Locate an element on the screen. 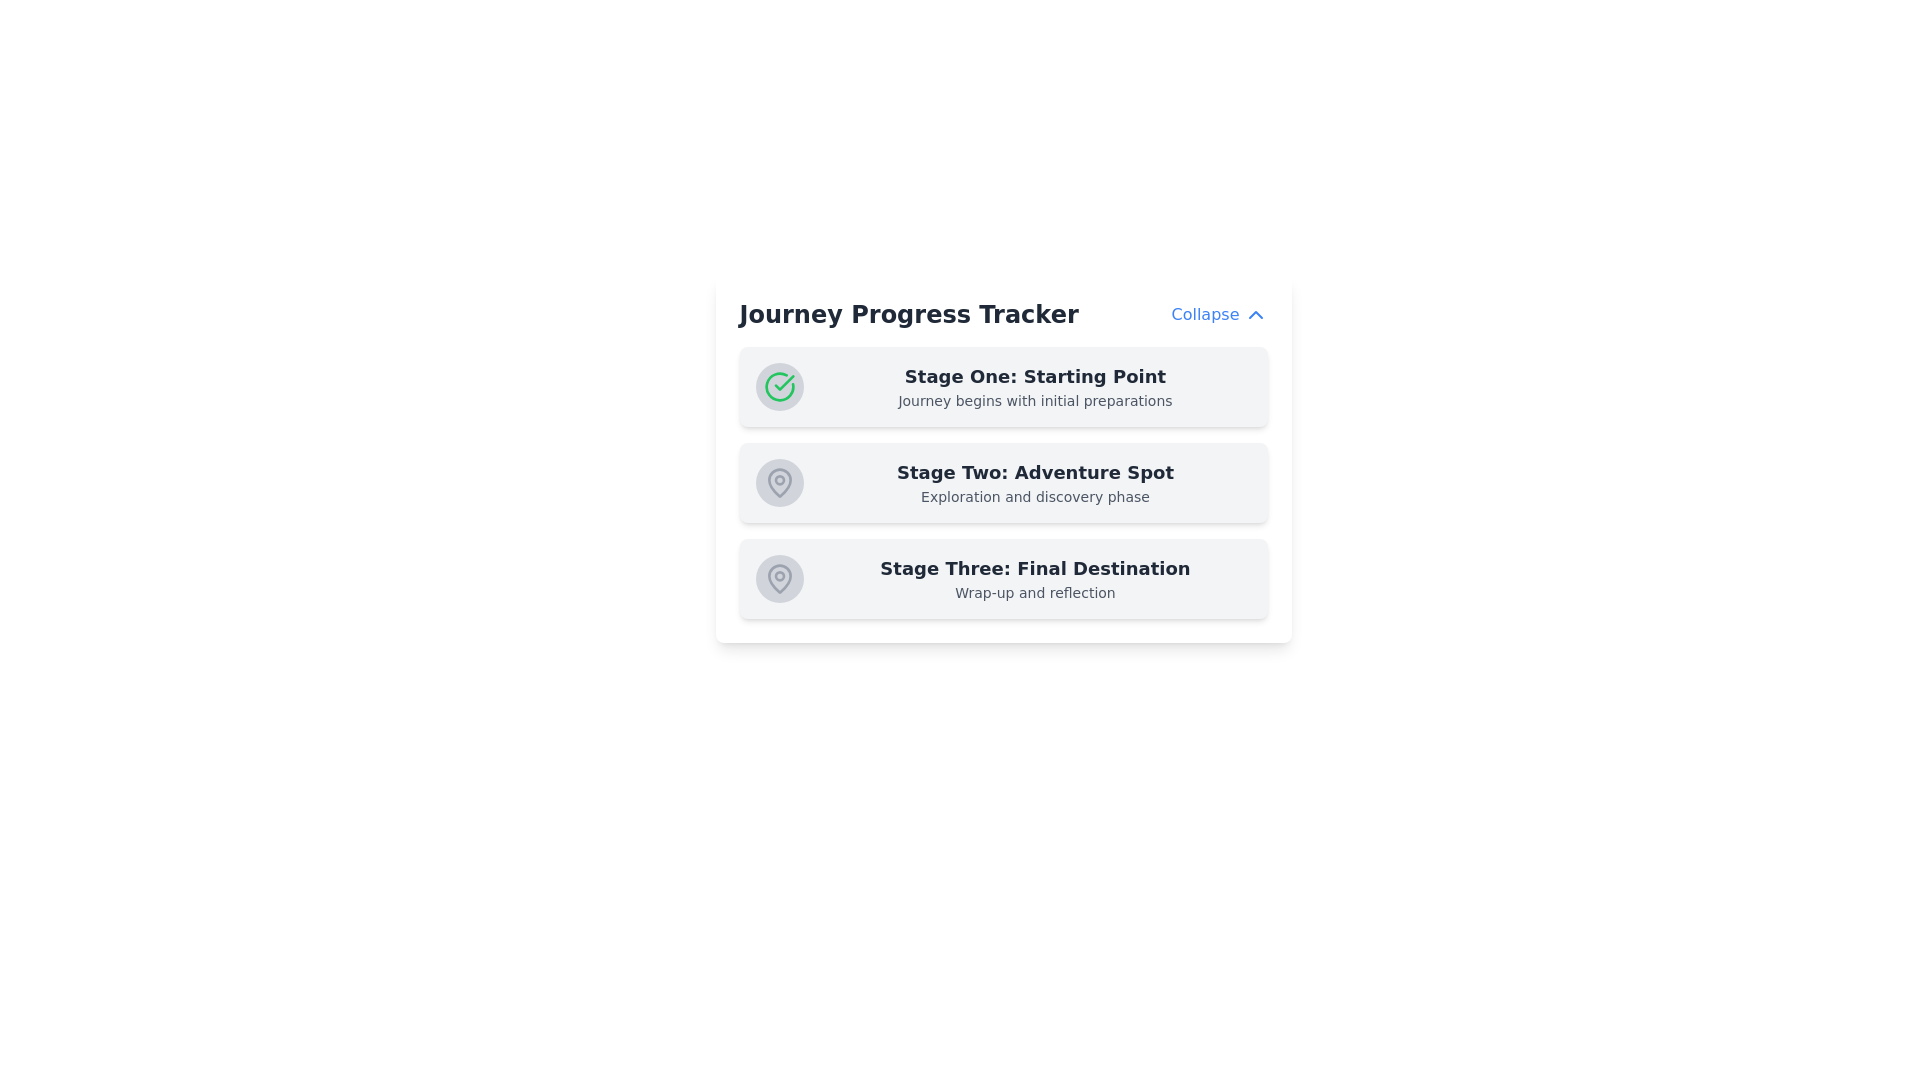  the text label element reading 'Stage One: Starting Point', which is presented in bold dark gray font as part of the progress tracker interface is located at coordinates (1035, 377).